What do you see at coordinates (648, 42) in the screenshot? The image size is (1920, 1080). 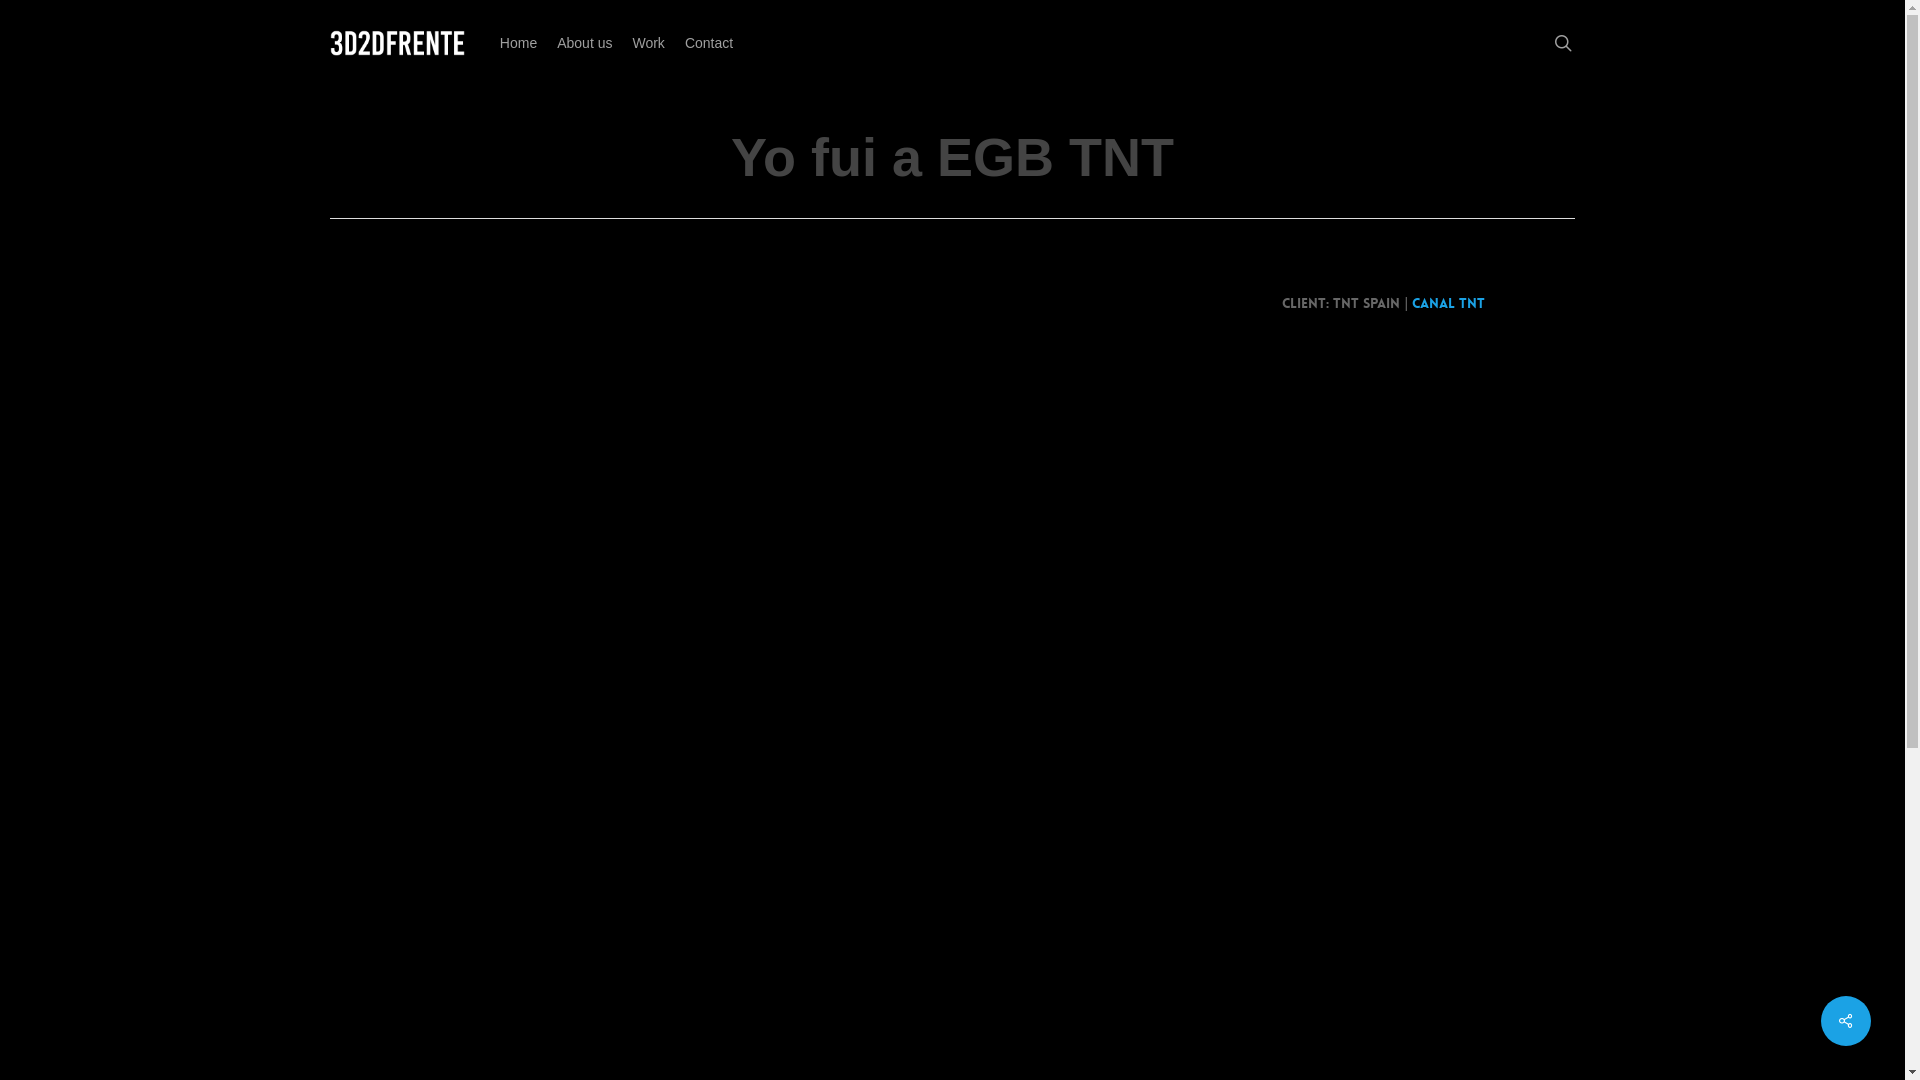 I see `'Work'` at bounding box center [648, 42].